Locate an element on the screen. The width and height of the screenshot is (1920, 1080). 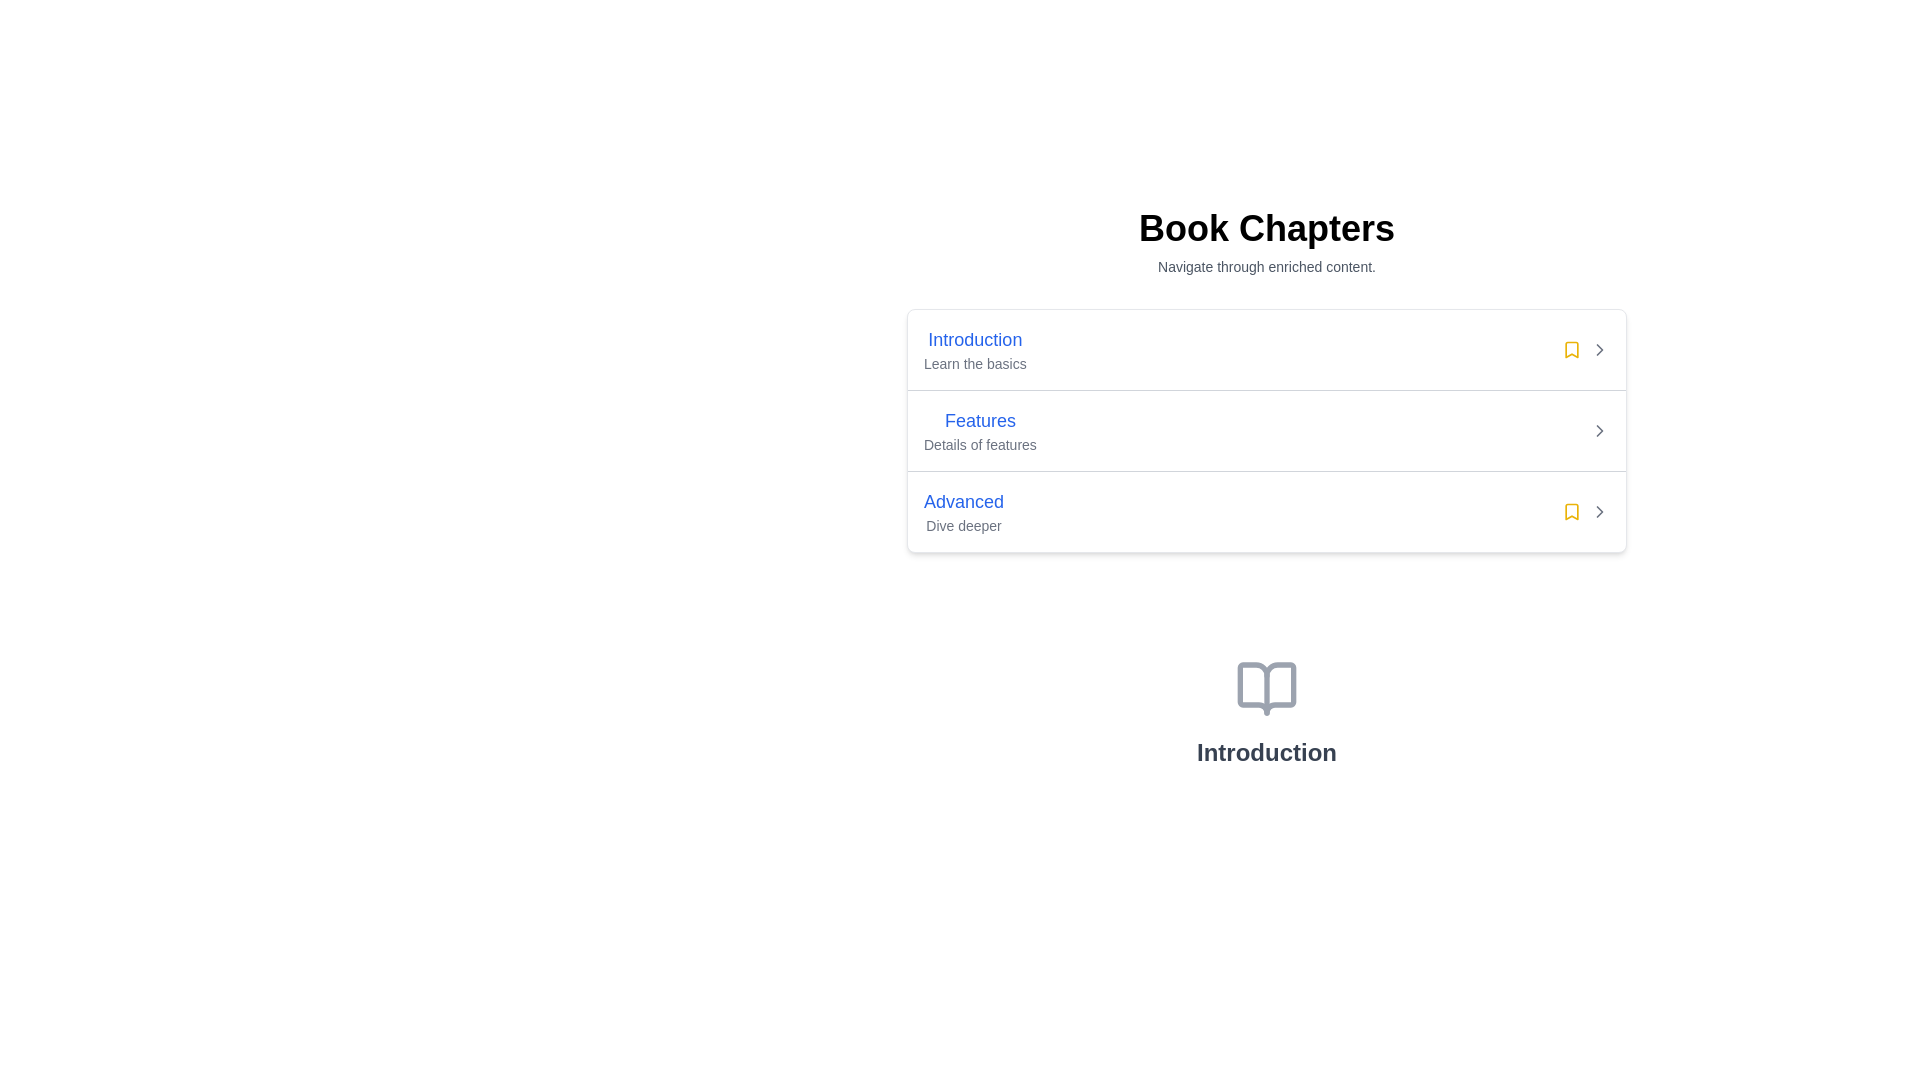
the rightward-pointing chevron icon to initiate navigation, located in the third row of the list under 'Advanced - Dive deeper' is located at coordinates (1598, 511).